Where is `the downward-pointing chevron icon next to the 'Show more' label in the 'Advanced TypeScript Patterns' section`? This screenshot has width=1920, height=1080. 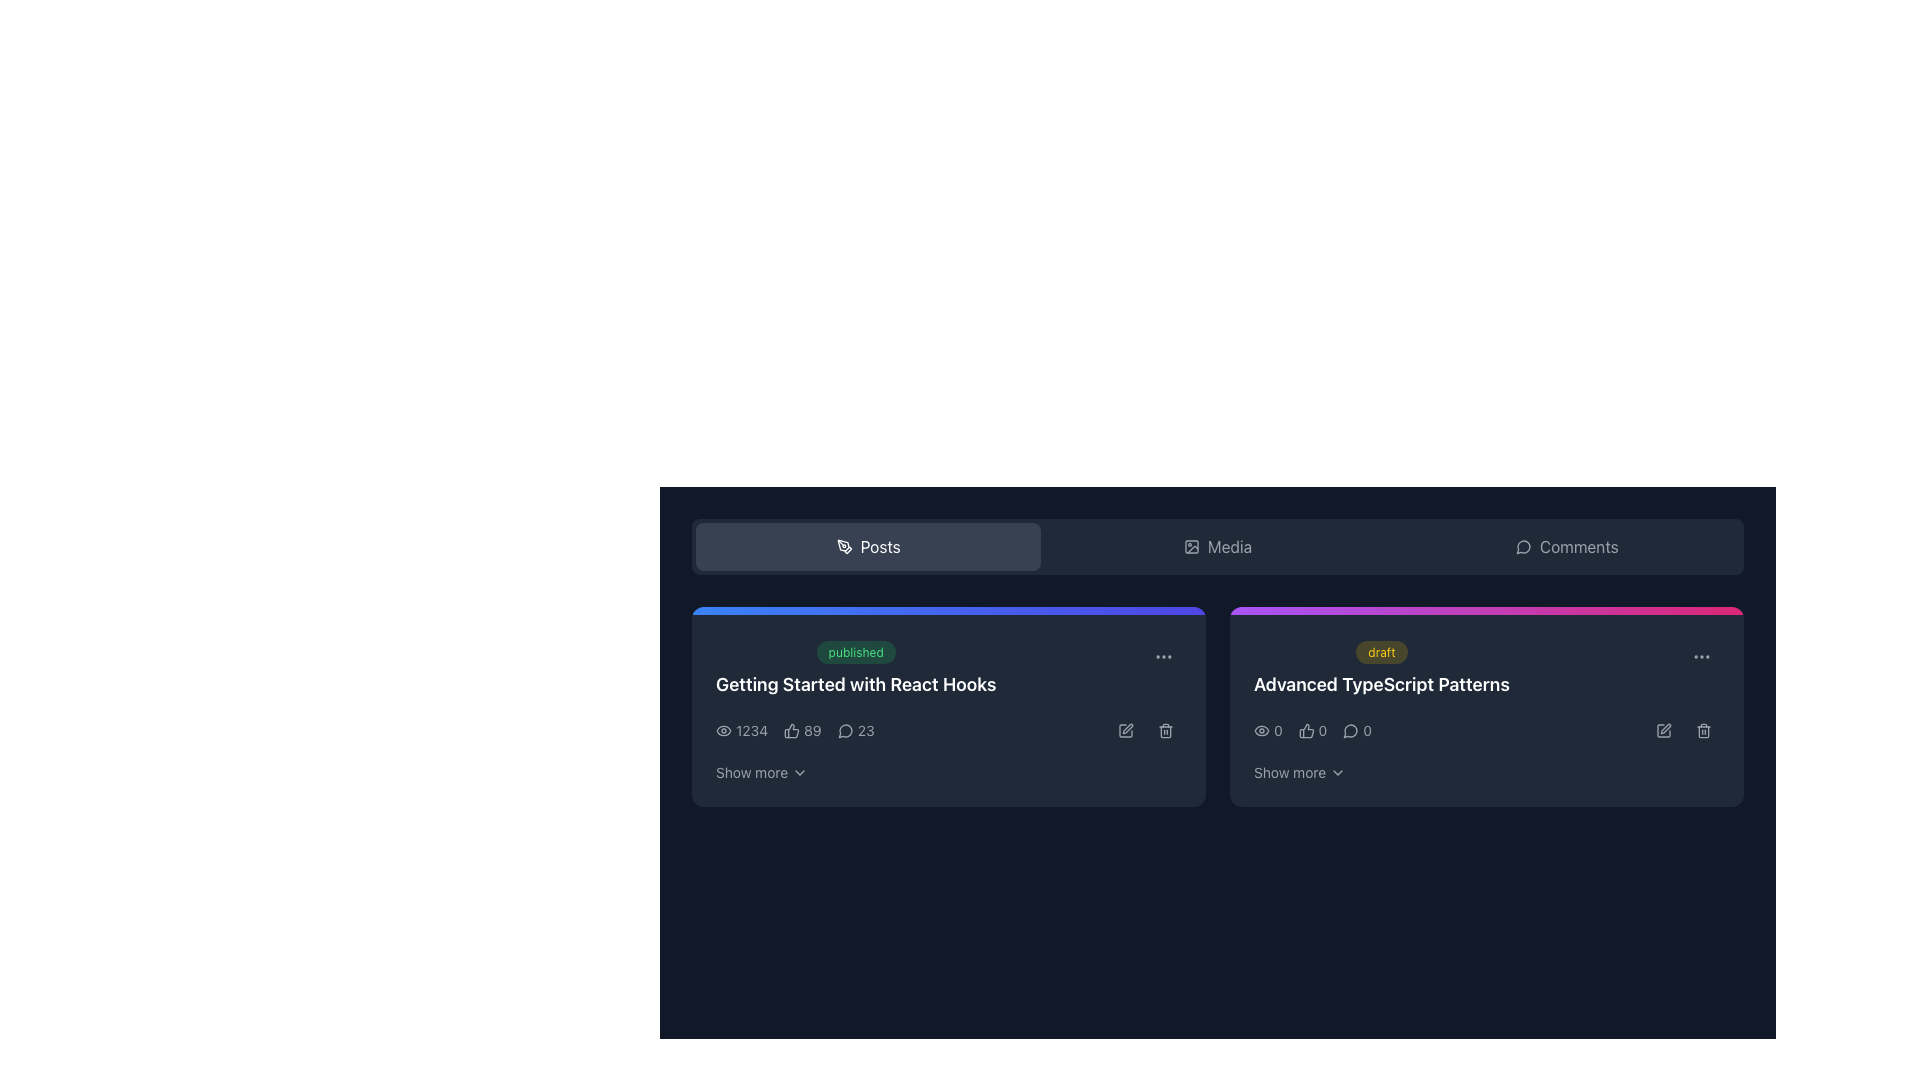 the downward-pointing chevron icon next to the 'Show more' label in the 'Advanced TypeScript Patterns' section is located at coordinates (1338, 771).